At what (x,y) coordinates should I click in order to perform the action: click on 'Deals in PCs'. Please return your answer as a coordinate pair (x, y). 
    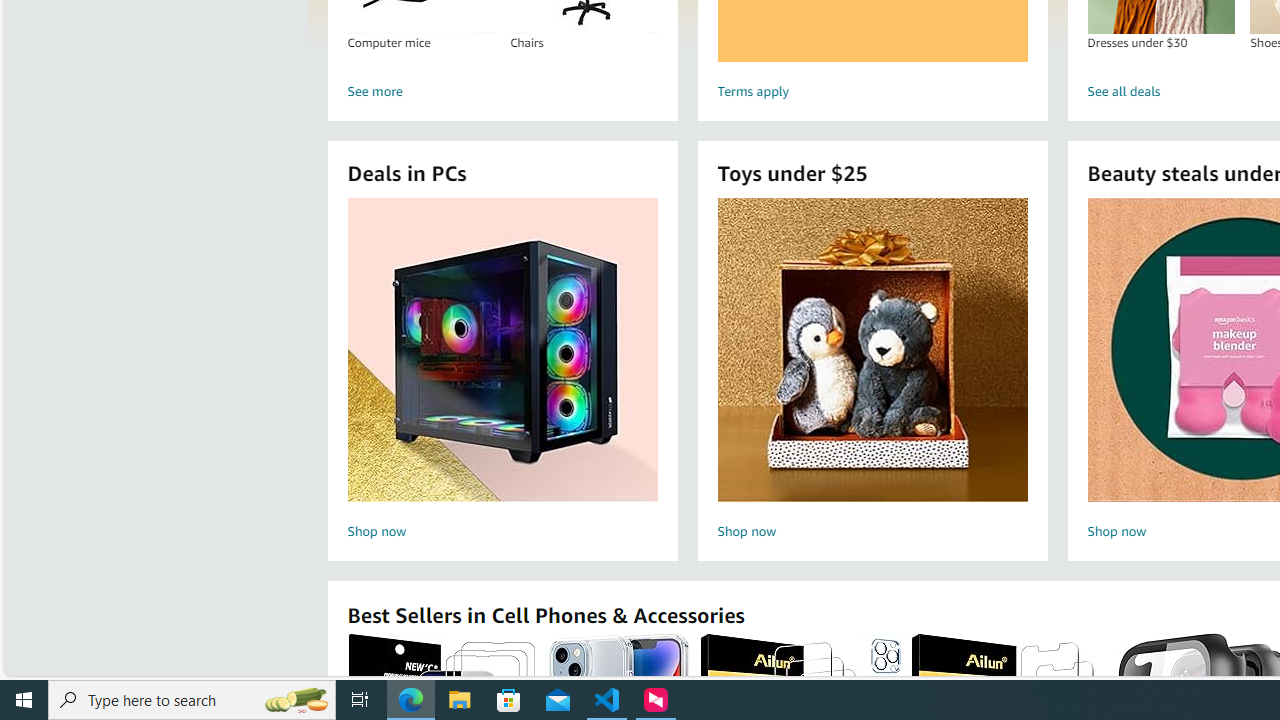
    Looking at the image, I should click on (503, 348).